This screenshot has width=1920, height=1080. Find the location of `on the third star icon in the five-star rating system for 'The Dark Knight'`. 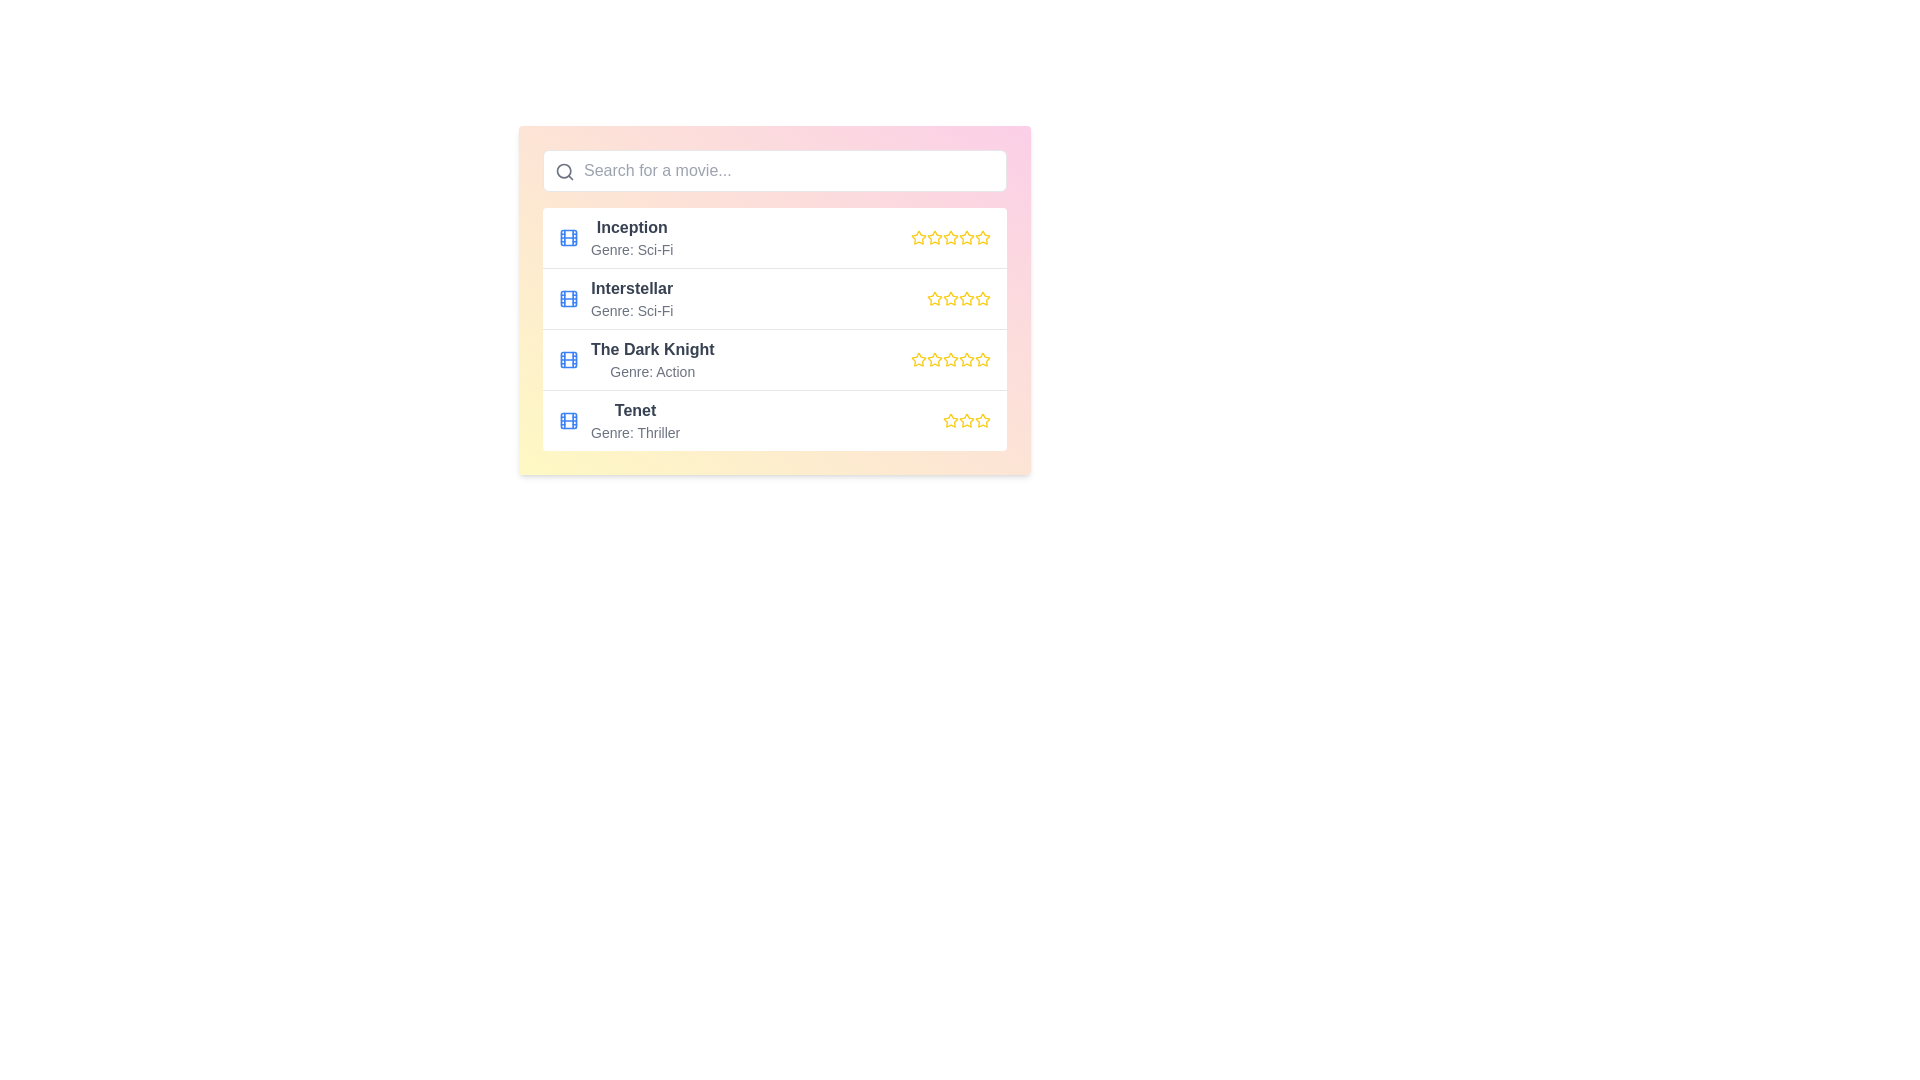

on the third star icon in the five-star rating system for 'The Dark Knight' is located at coordinates (934, 358).